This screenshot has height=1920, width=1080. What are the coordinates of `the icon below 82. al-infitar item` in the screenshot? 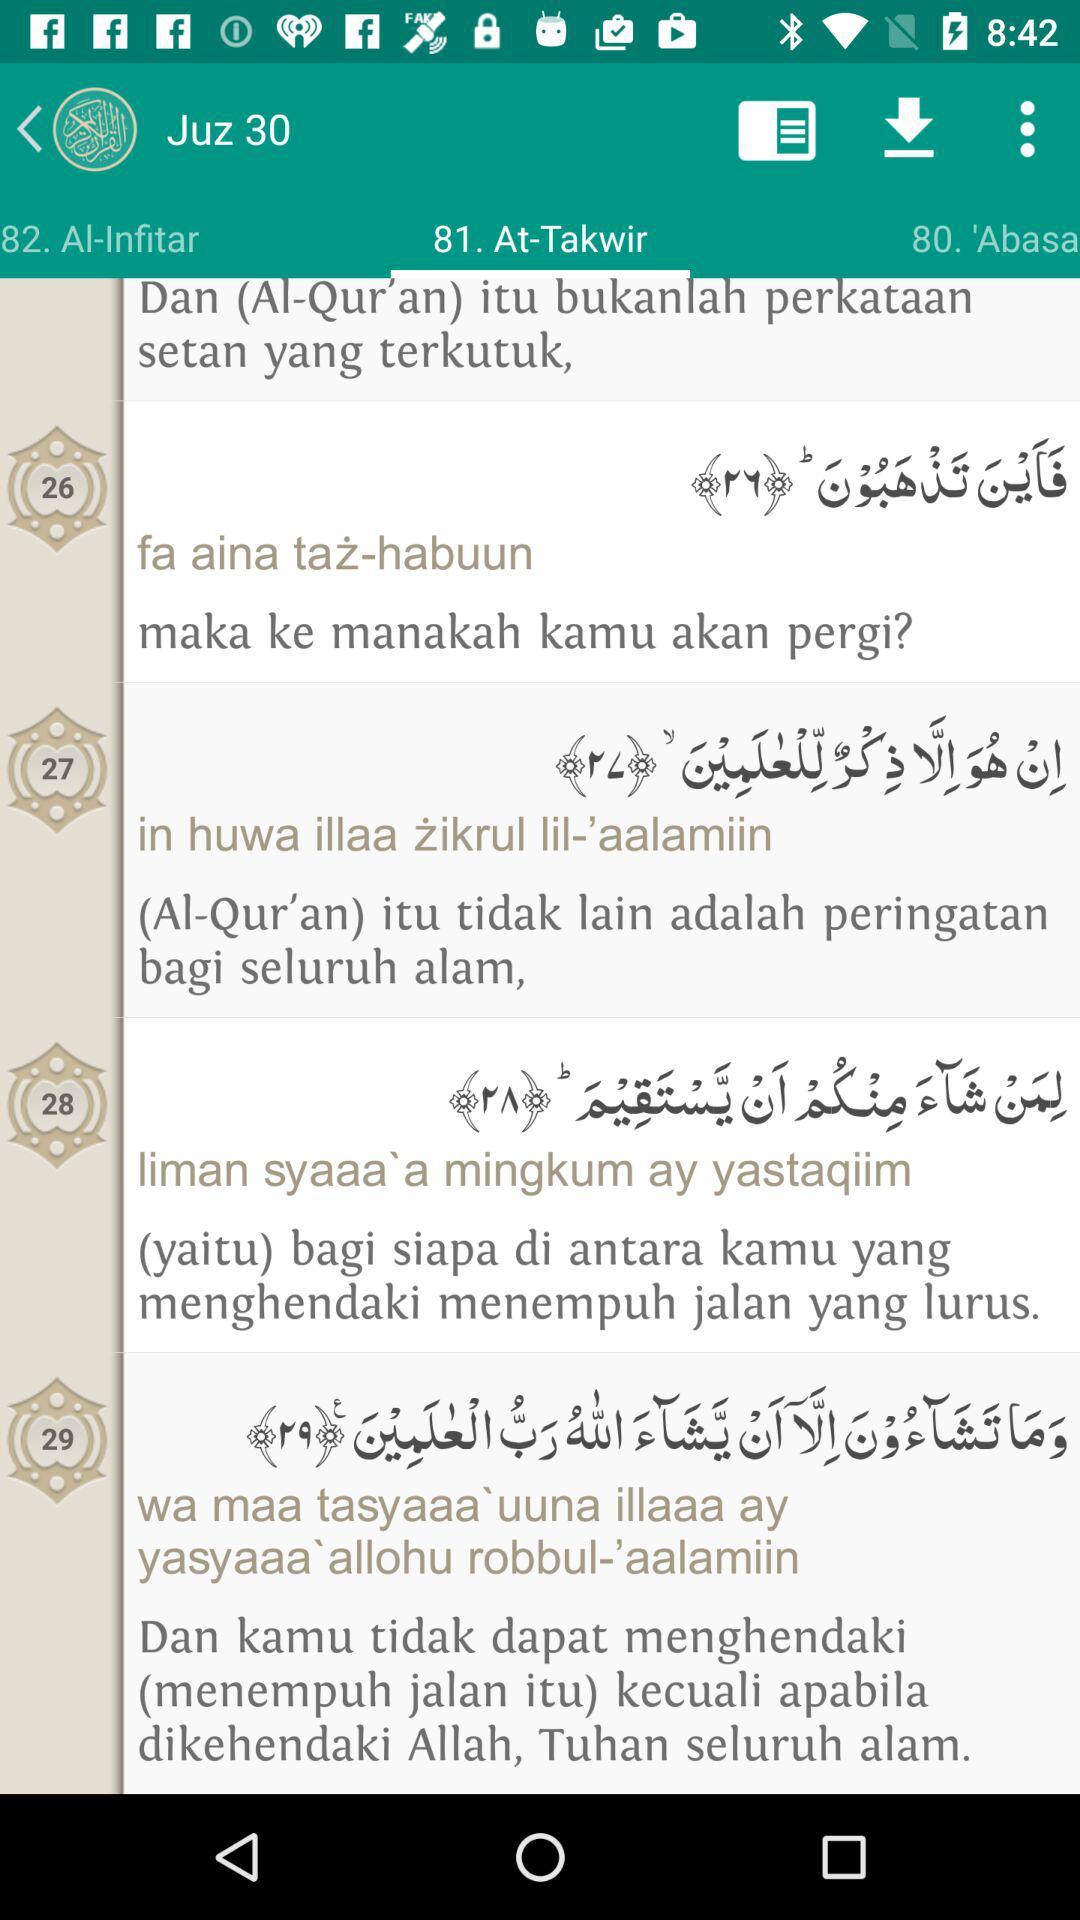 It's located at (56, 489).